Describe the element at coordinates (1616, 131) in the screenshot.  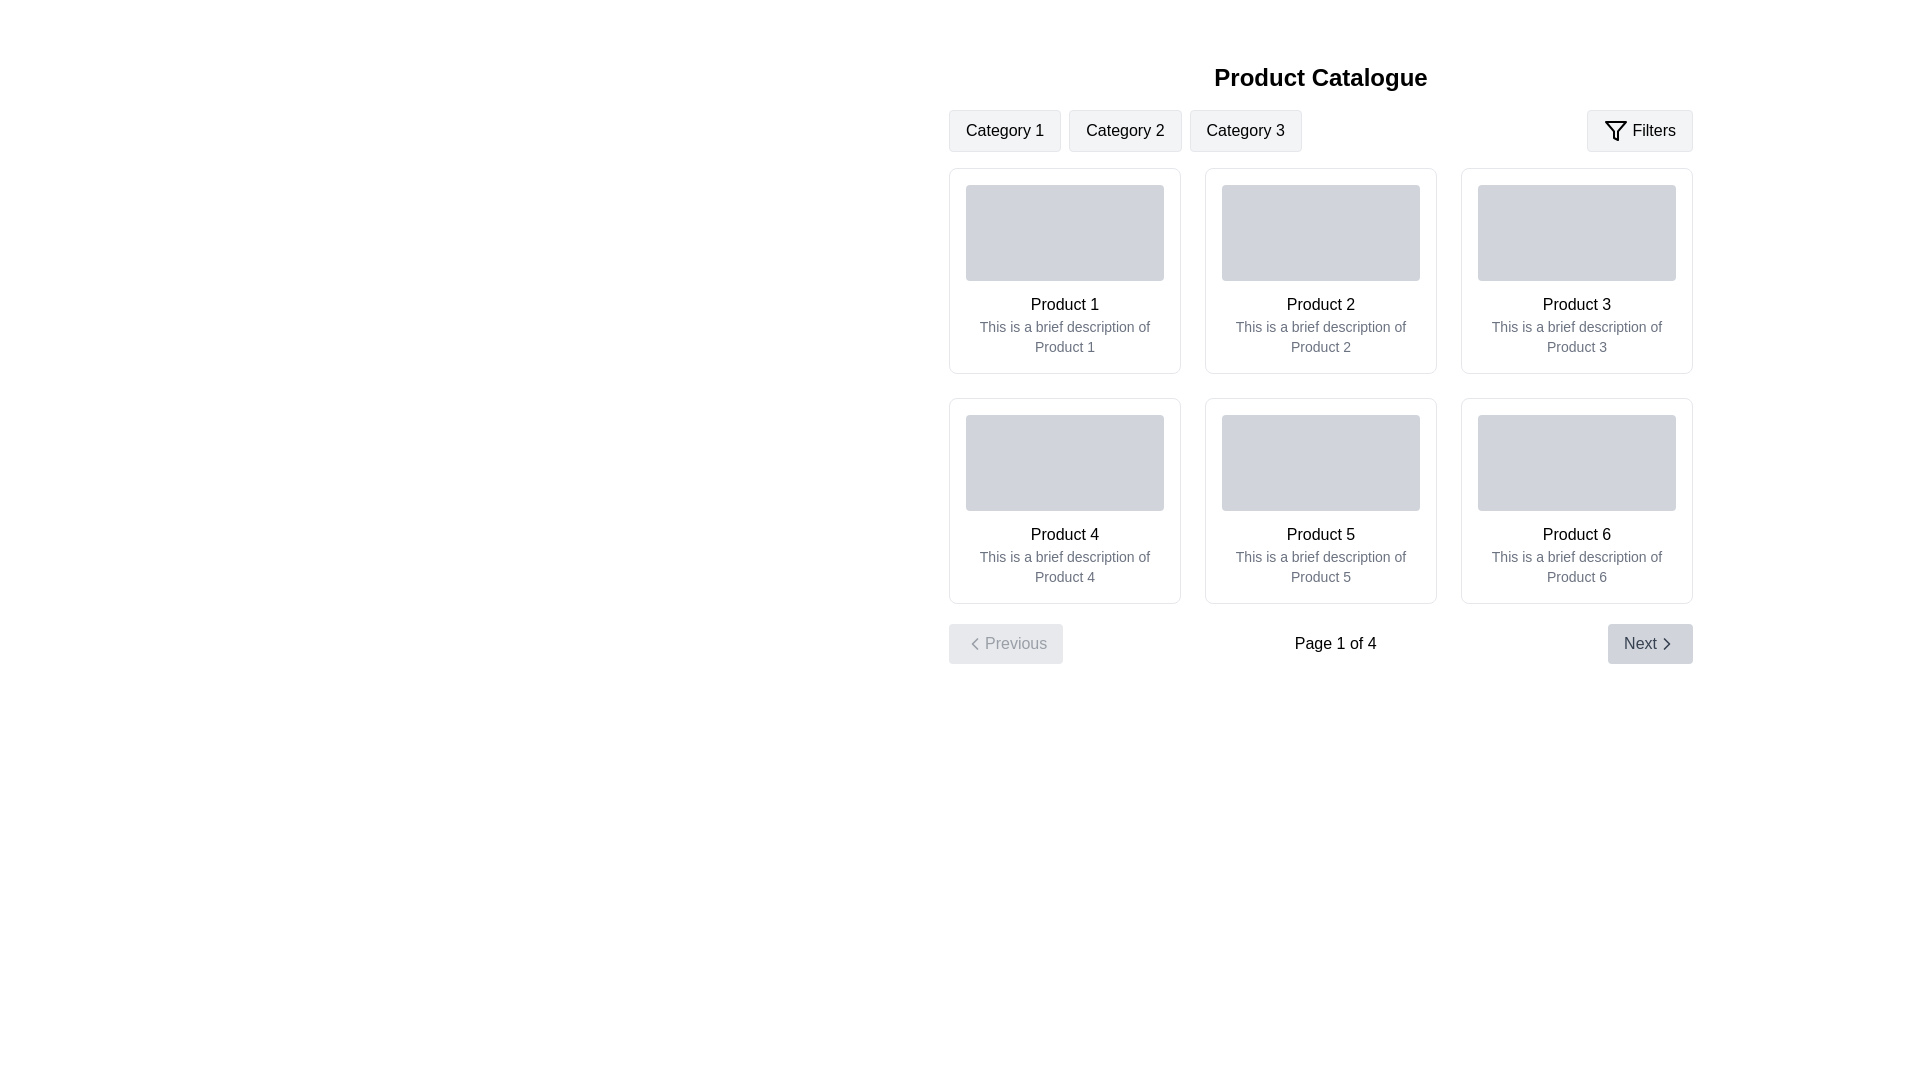
I see `the SVG graphical element that represents the filter functionality located in the top-right corner of the layout` at that location.